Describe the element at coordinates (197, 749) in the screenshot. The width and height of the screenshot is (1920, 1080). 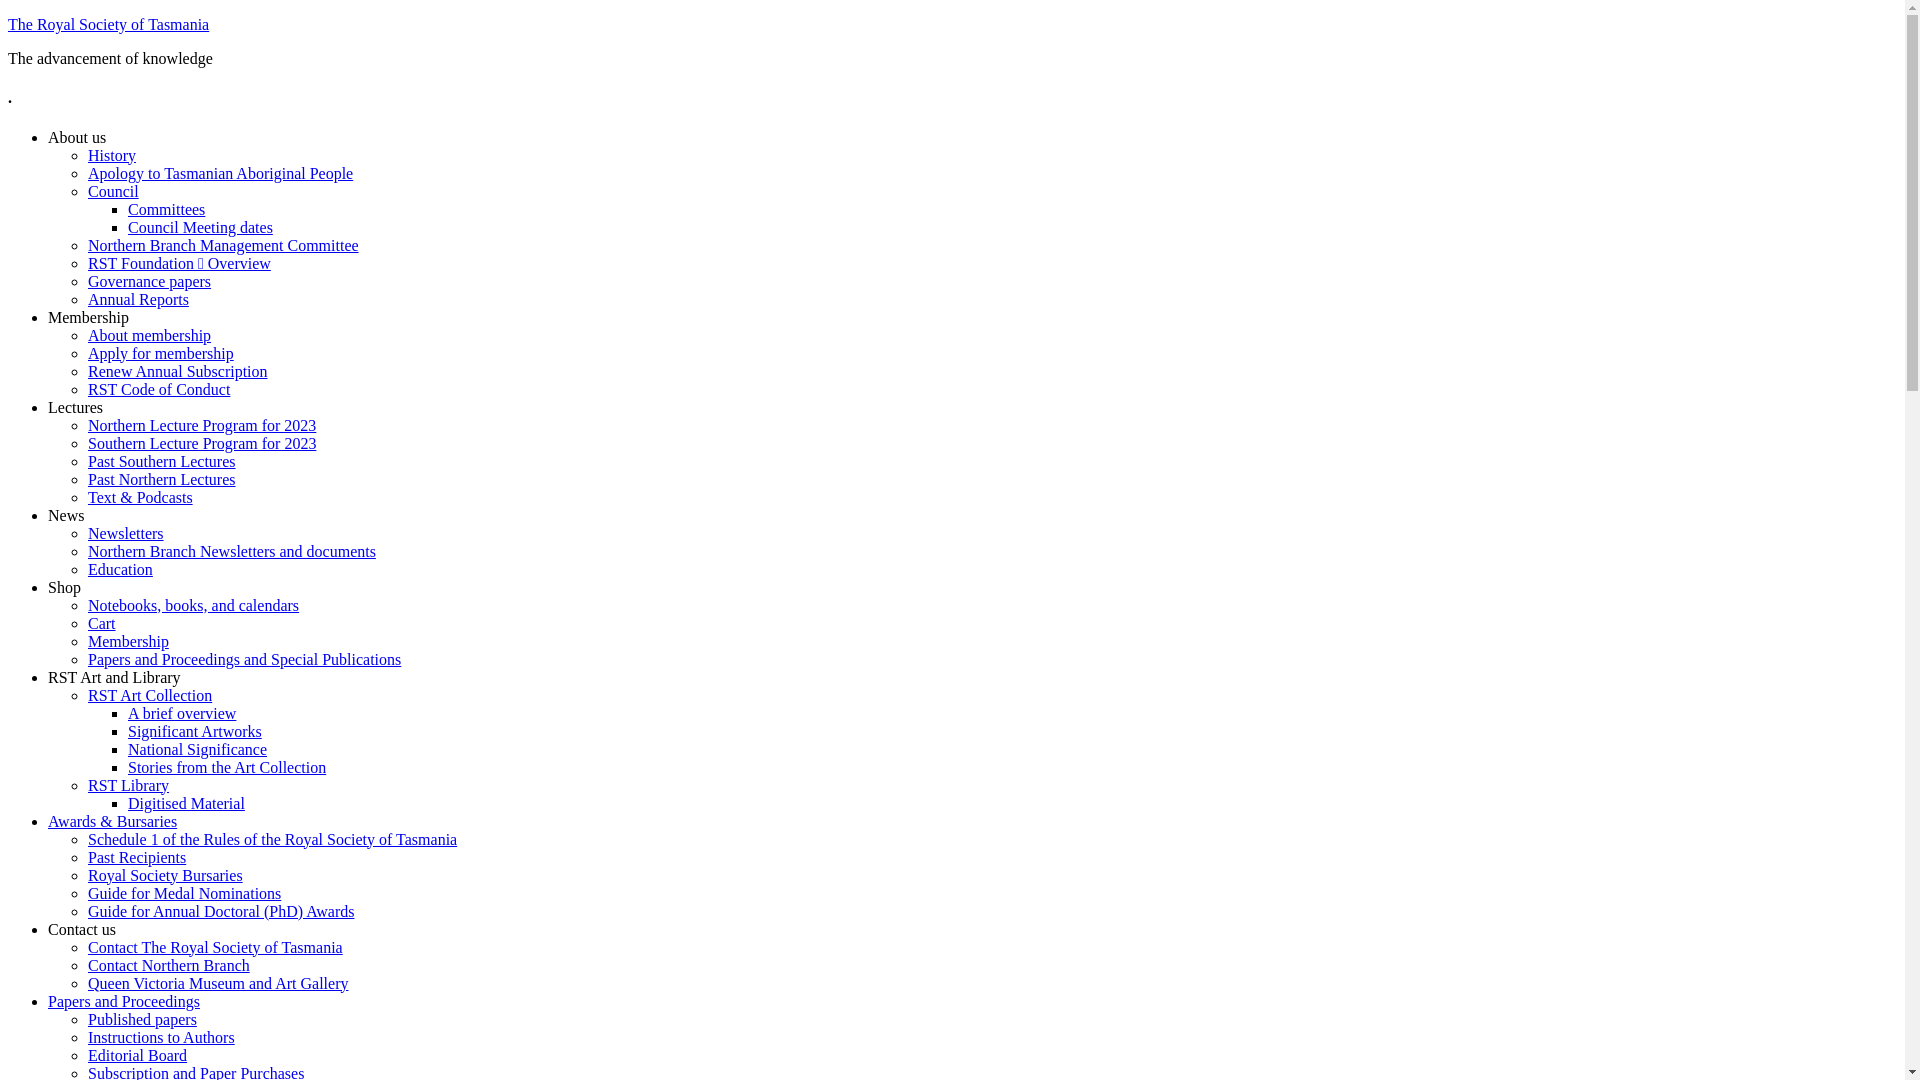
I see `'National Significance'` at that location.